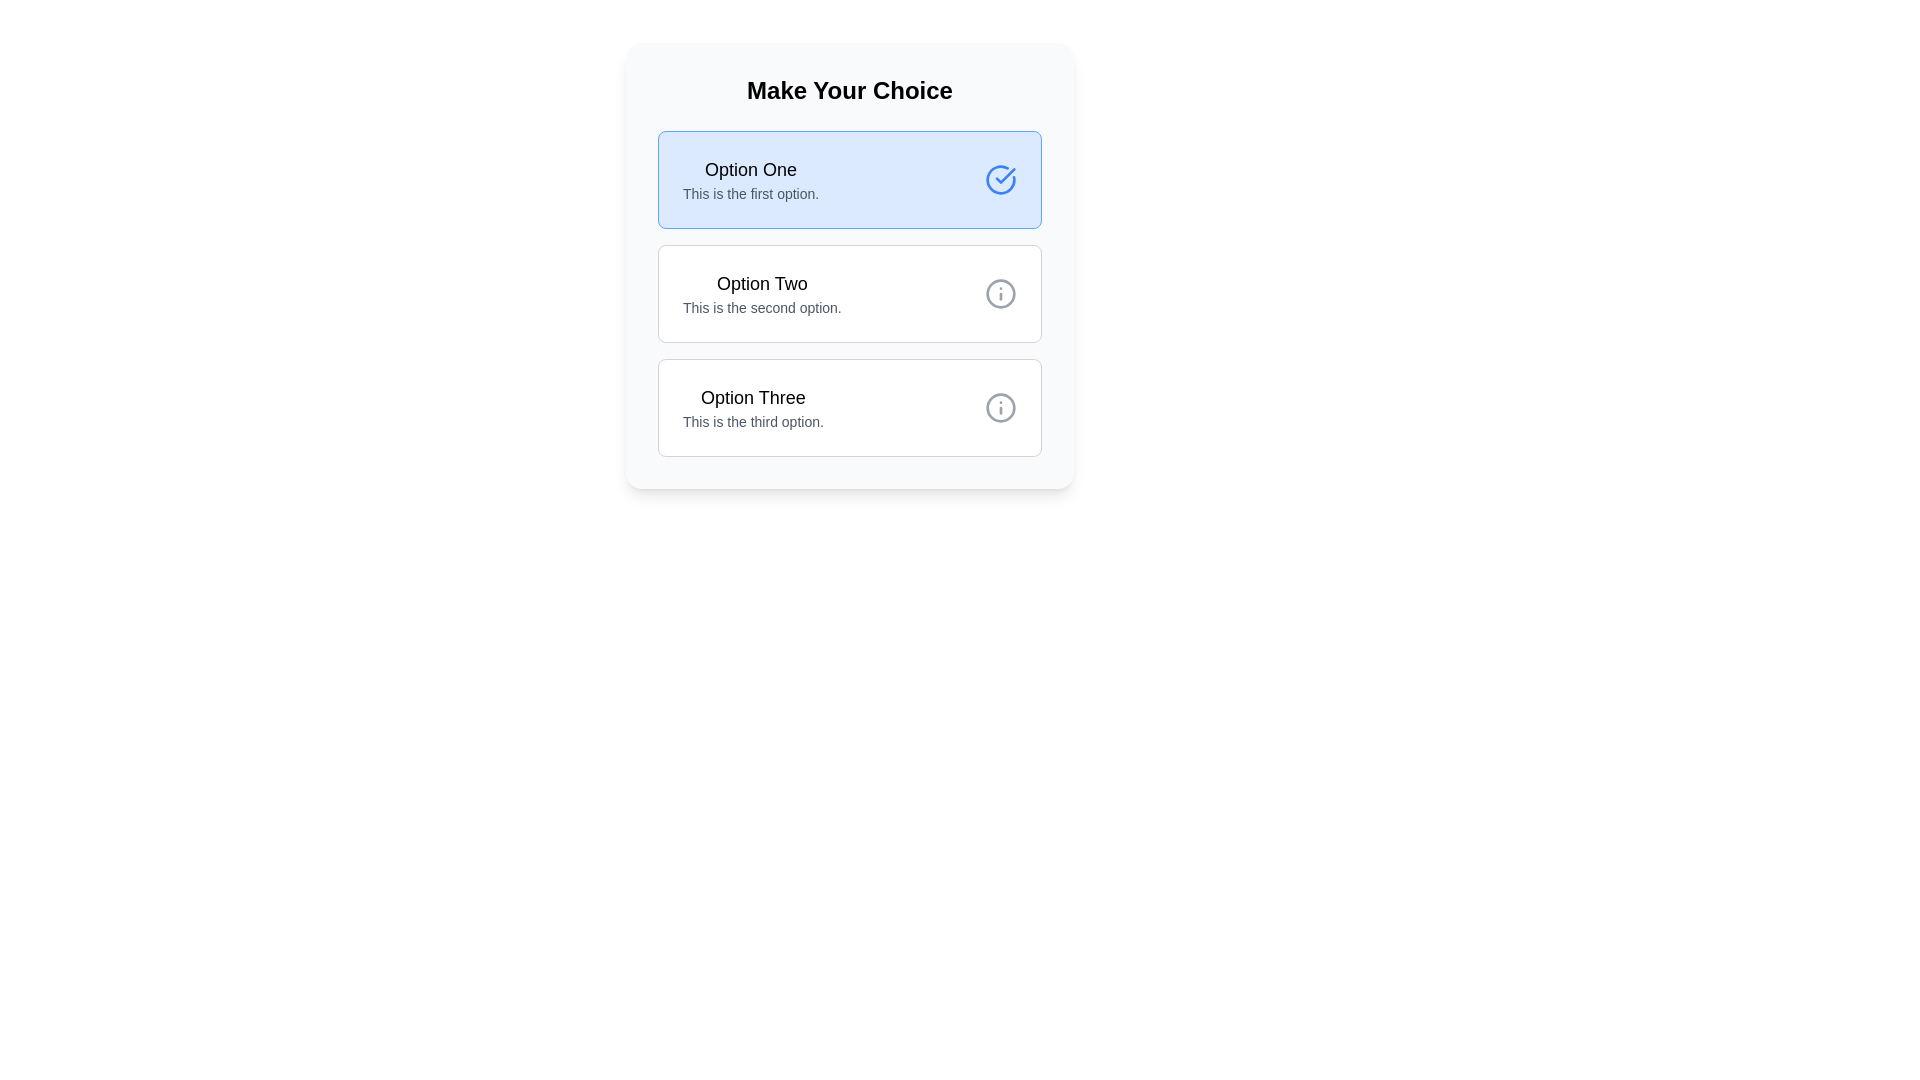 The height and width of the screenshot is (1080, 1920). Describe the element at coordinates (1001, 180) in the screenshot. I see `the icon indicating that 'Option One' is currently selected, which is located at the right side of the first option in the list` at that location.